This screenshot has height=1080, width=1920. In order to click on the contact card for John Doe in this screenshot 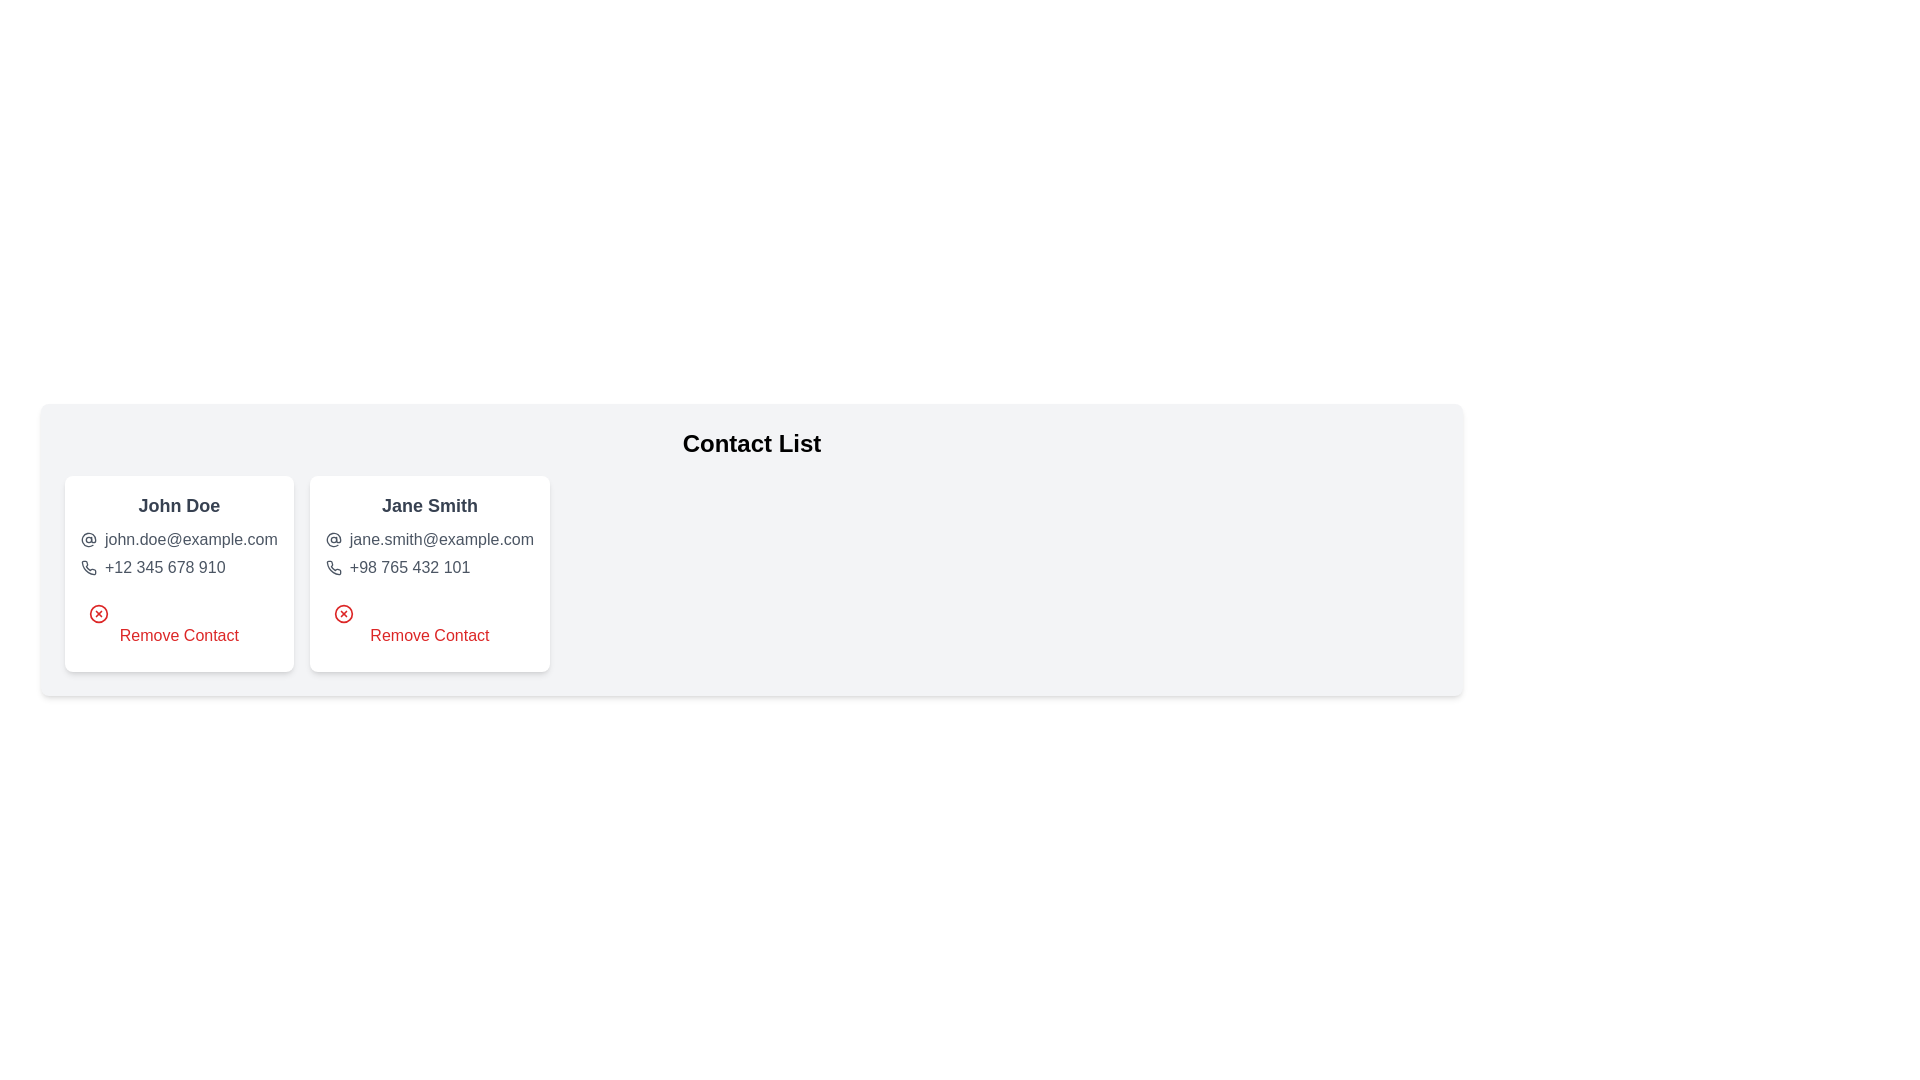, I will do `click(178, 574)`.